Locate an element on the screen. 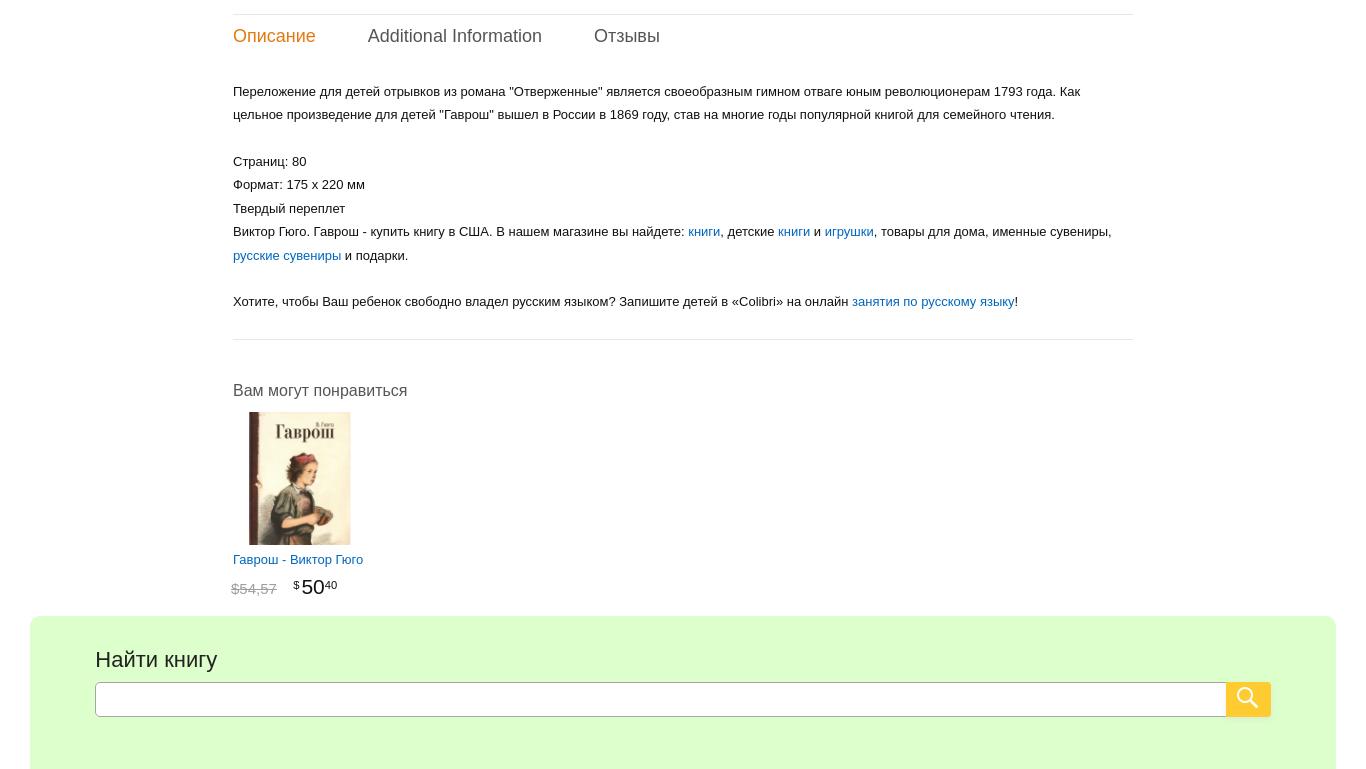 Image resolution: width=1366 pixels, height=769 pixels. 'Additional Information' is located at coordinates (366, 34).